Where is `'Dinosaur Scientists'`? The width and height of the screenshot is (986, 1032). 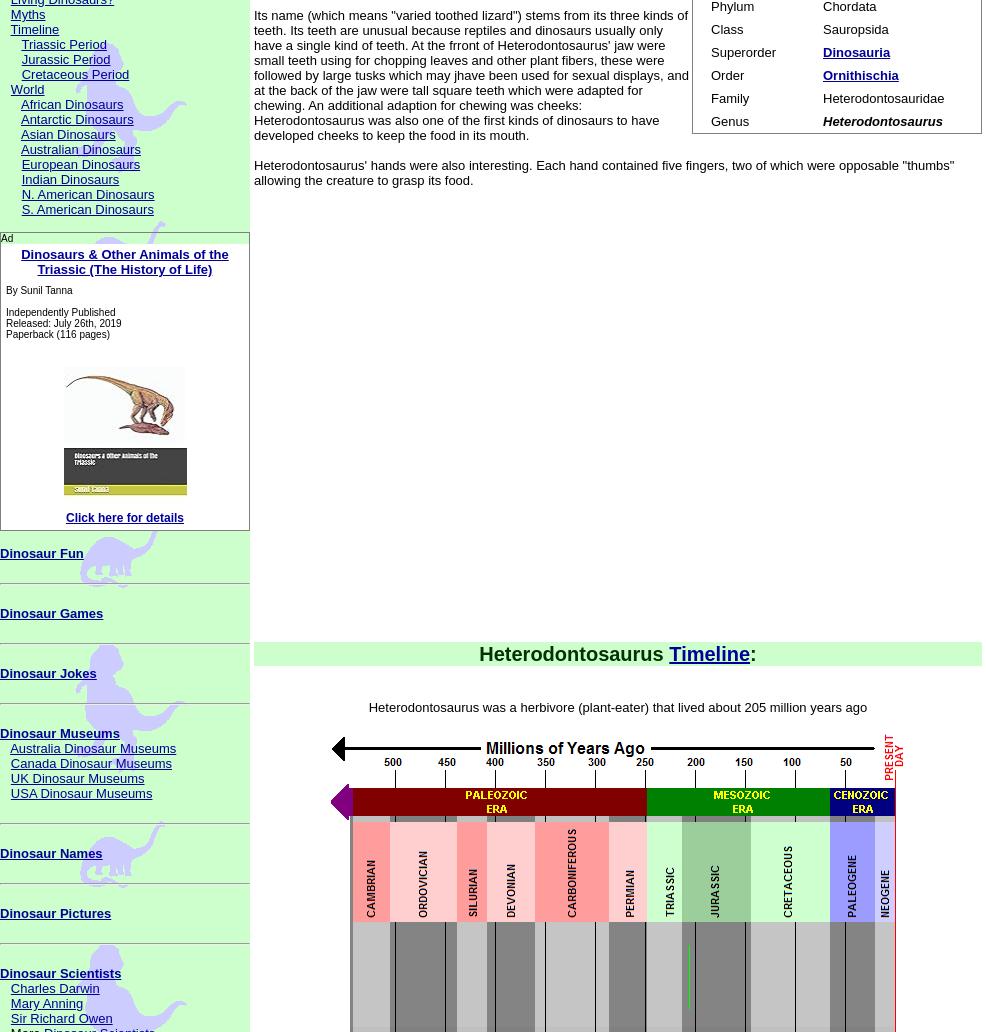 'Dinosaur Scientists' is located at coordinates (59, 972).